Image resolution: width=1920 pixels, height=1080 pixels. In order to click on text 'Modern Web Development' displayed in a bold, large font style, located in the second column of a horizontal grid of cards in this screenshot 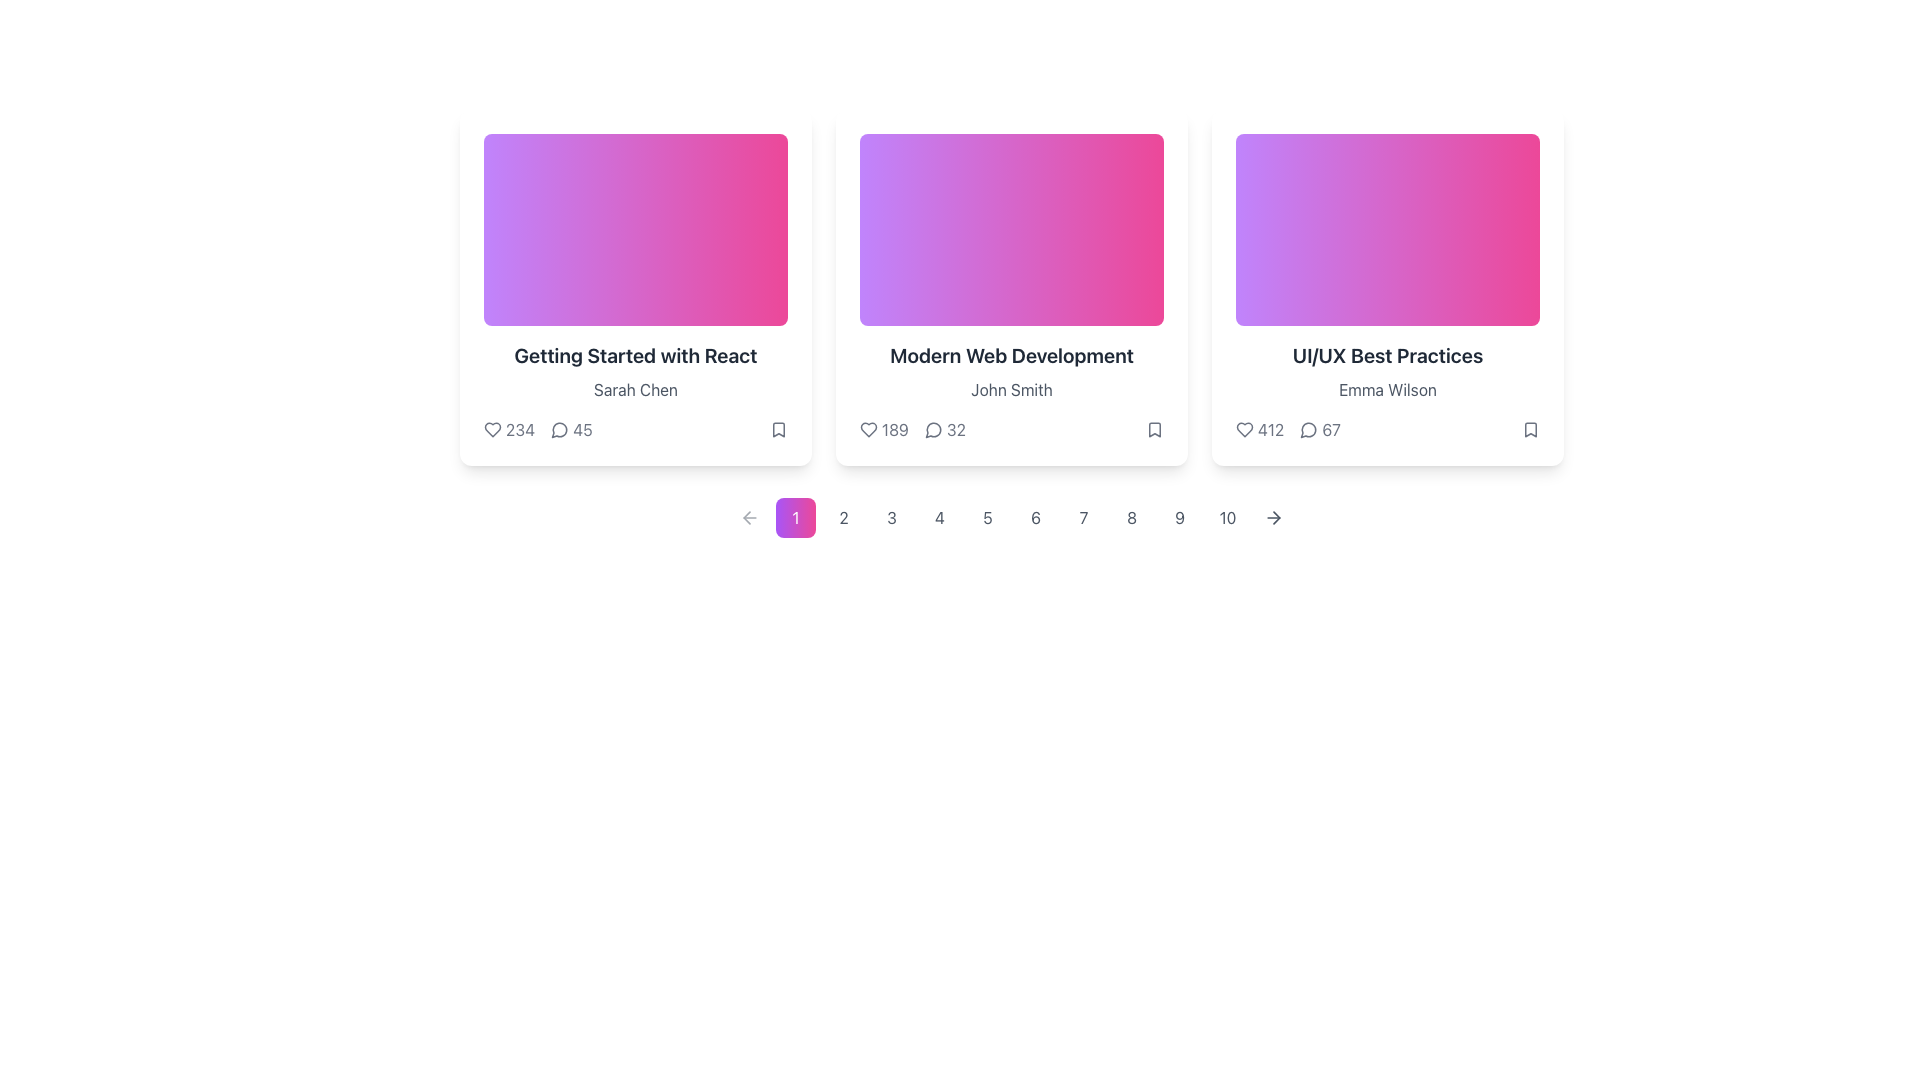, I will do `click(1012, 354)`.